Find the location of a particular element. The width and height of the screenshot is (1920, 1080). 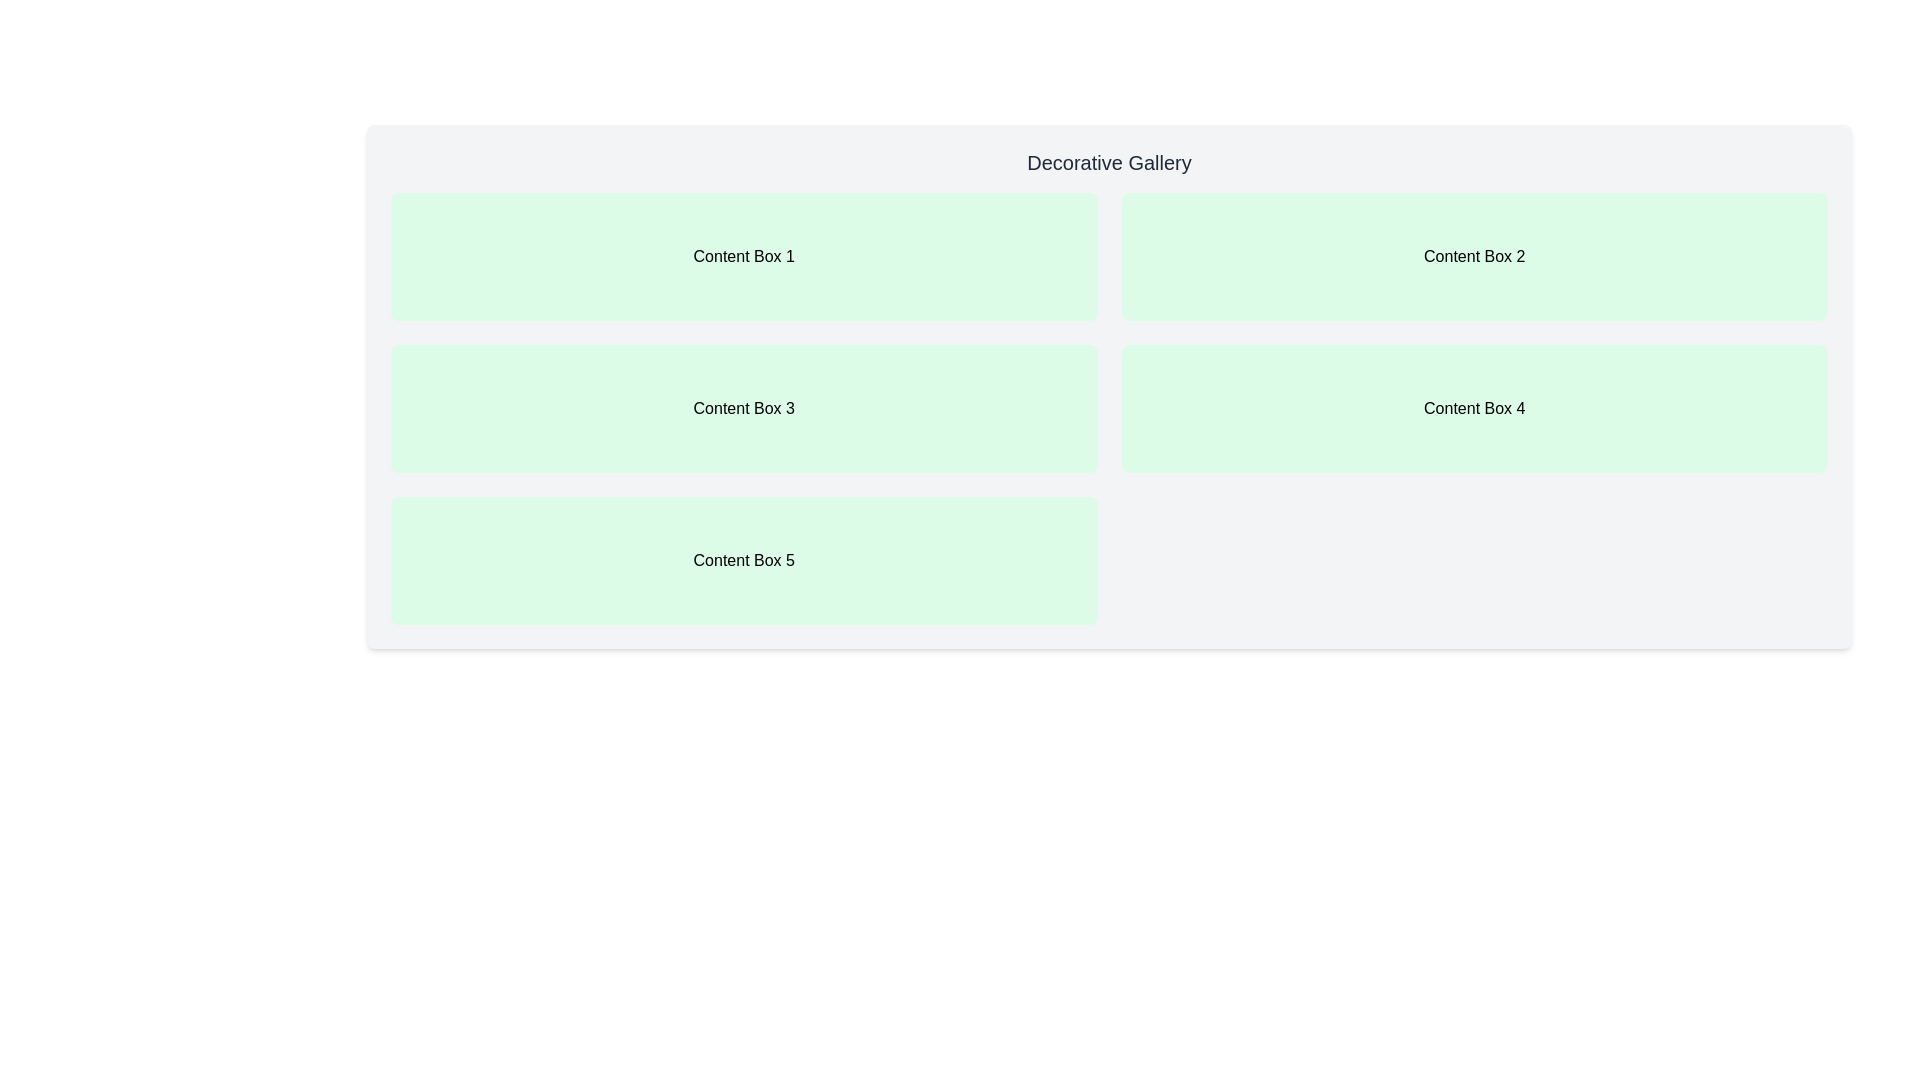

the static content box labeled 'Content Box 5', which has a light green background and centered black text, located in the bottom-left corner of the grid layout is located at coordinates (743, 560).